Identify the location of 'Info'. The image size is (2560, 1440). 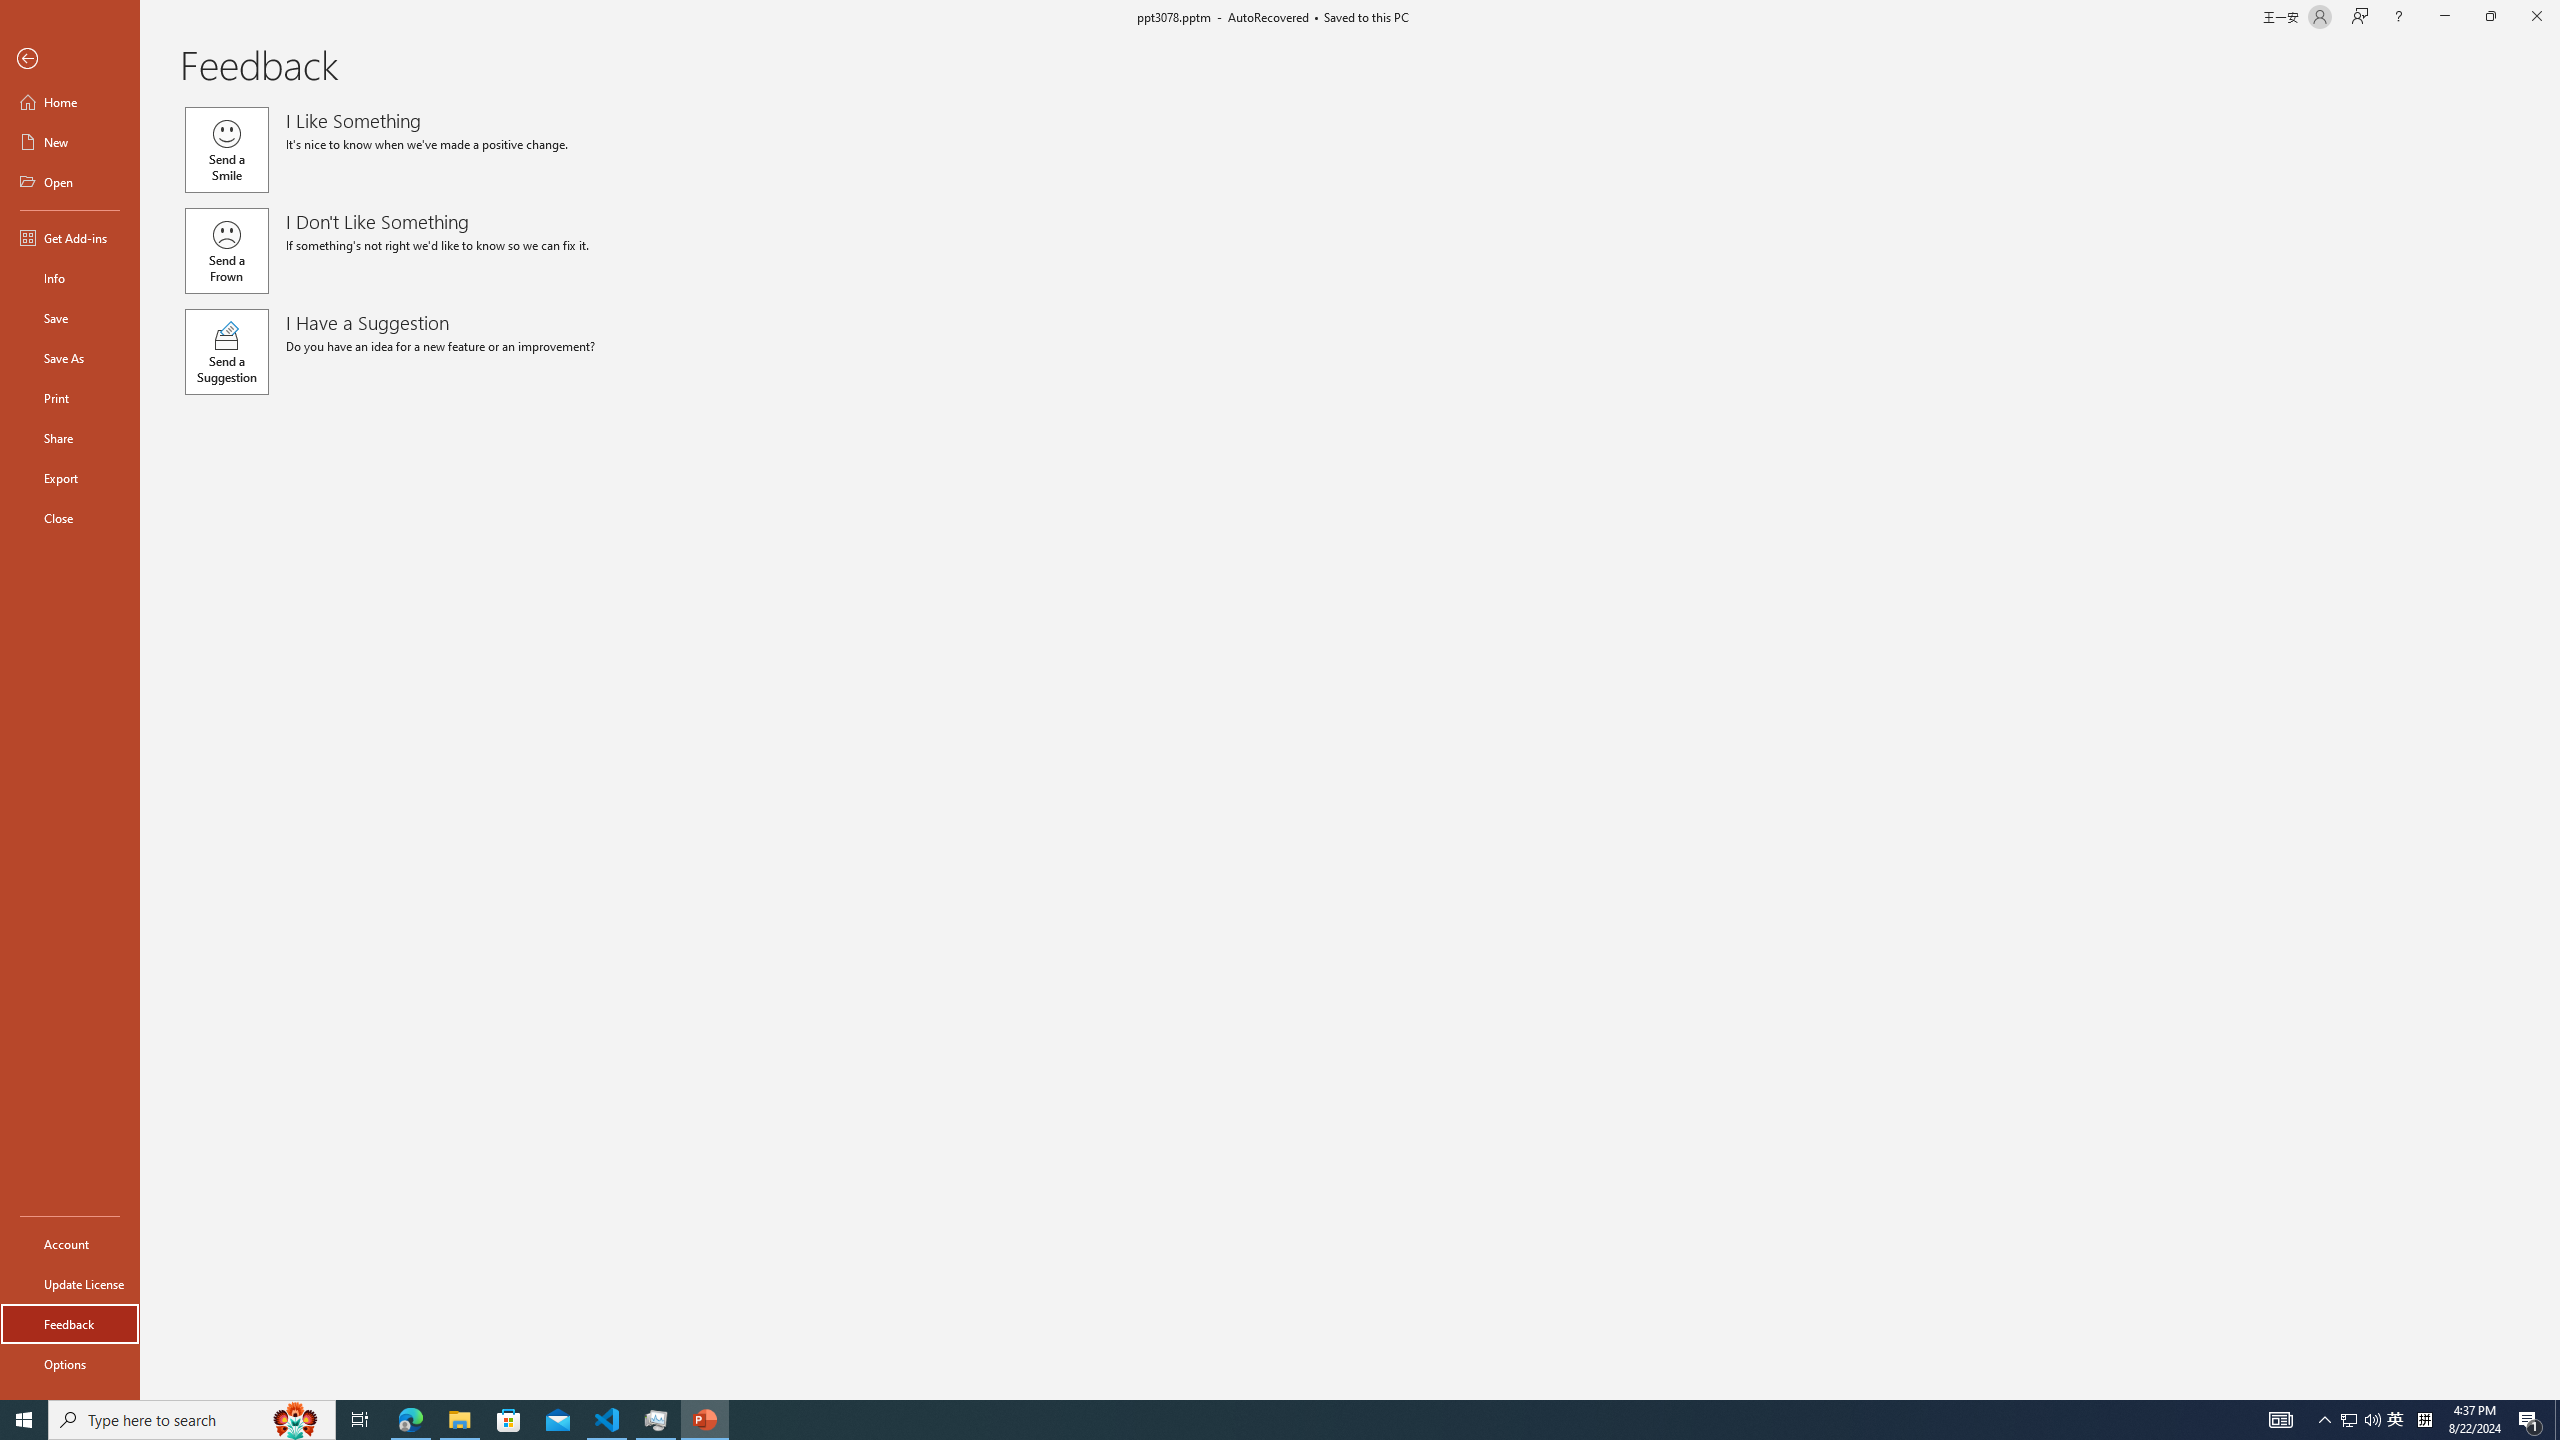
(69, 276).